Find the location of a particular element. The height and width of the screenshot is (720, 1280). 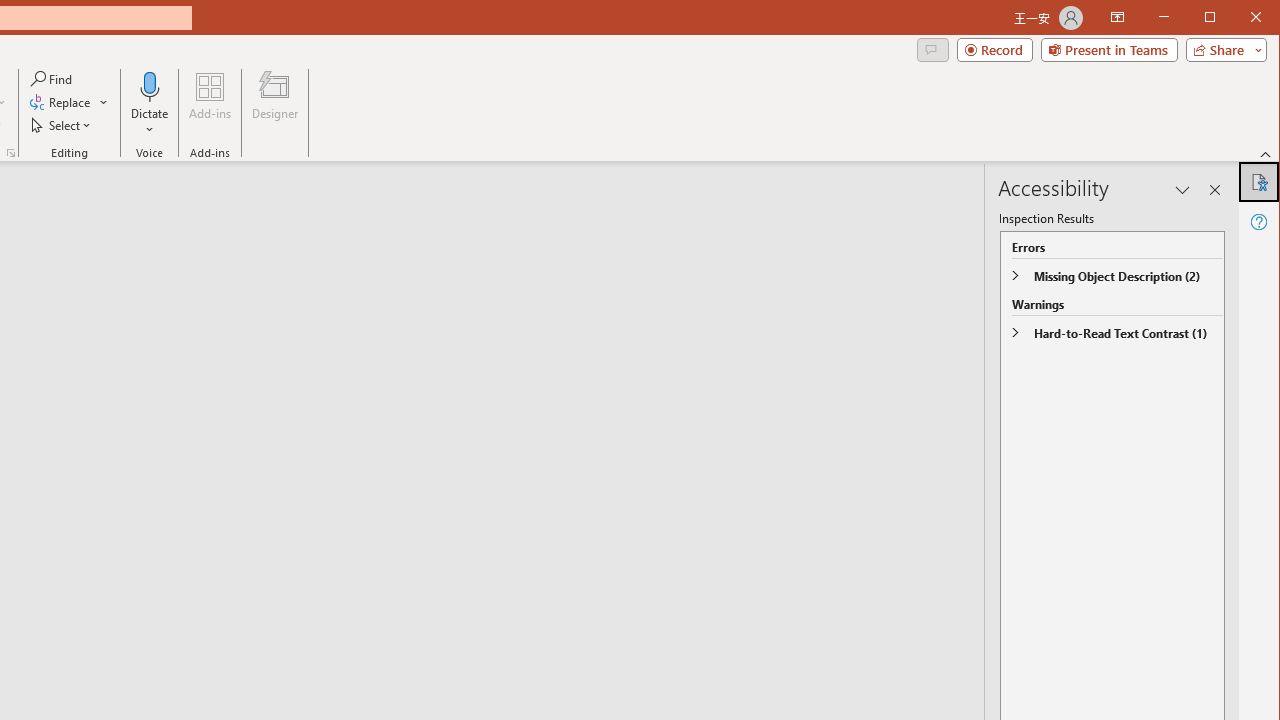

'Minimize' is located at coordinates (1215, 19).